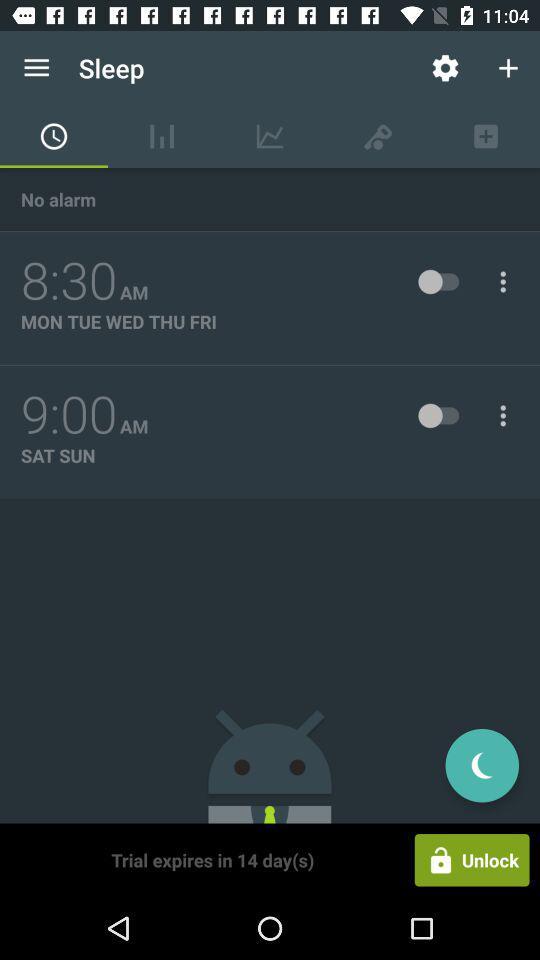 Image resolution: width=540 pixels, height=960 pixels. Describe the element at coordinates (481, 764) in the screenshot. I see `do not disturb function` at that location.